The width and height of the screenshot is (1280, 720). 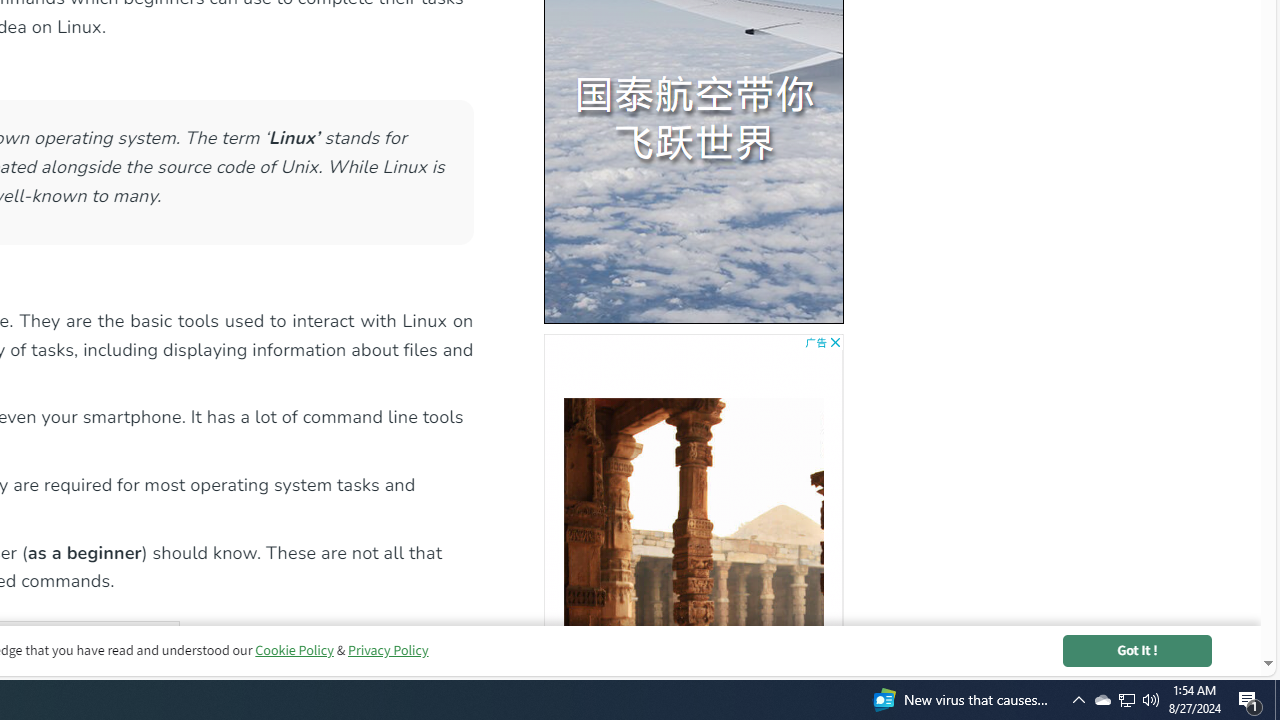 I want to click on 'Cookie Policy', so click(x=293, y=650).